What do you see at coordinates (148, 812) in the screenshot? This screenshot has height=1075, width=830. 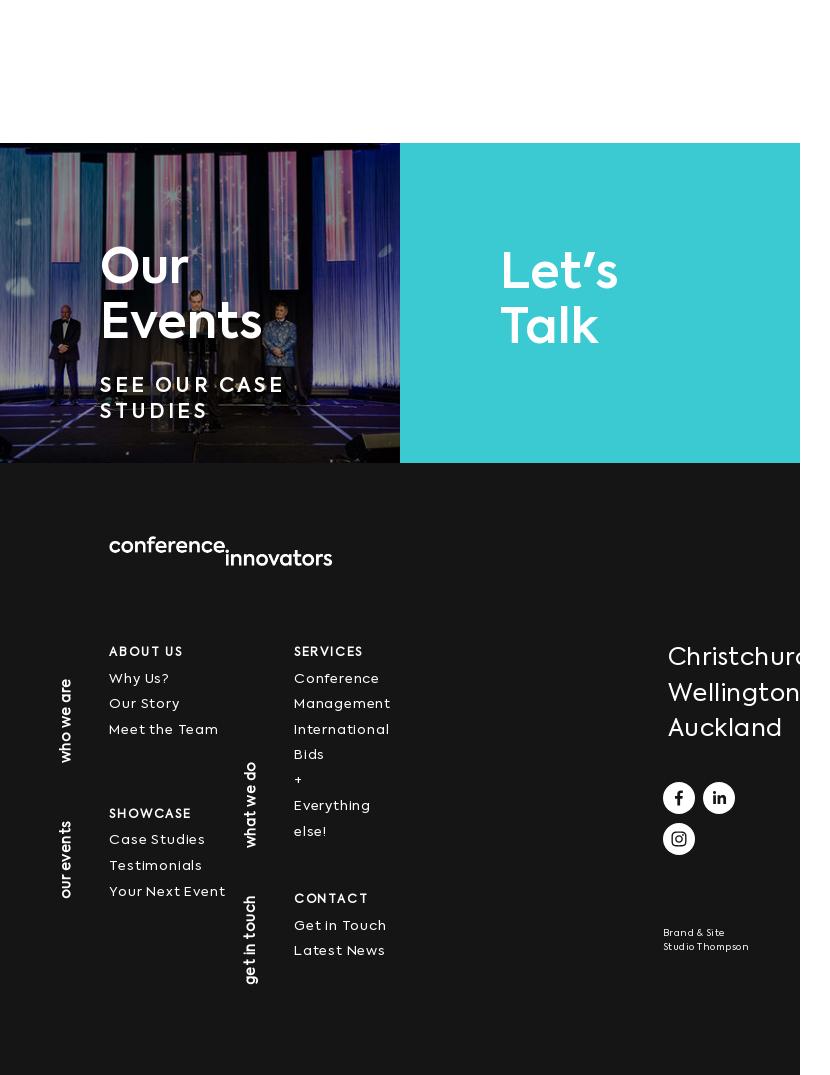 I see `'SHOWCASE'` at bounding box center [148, 812].